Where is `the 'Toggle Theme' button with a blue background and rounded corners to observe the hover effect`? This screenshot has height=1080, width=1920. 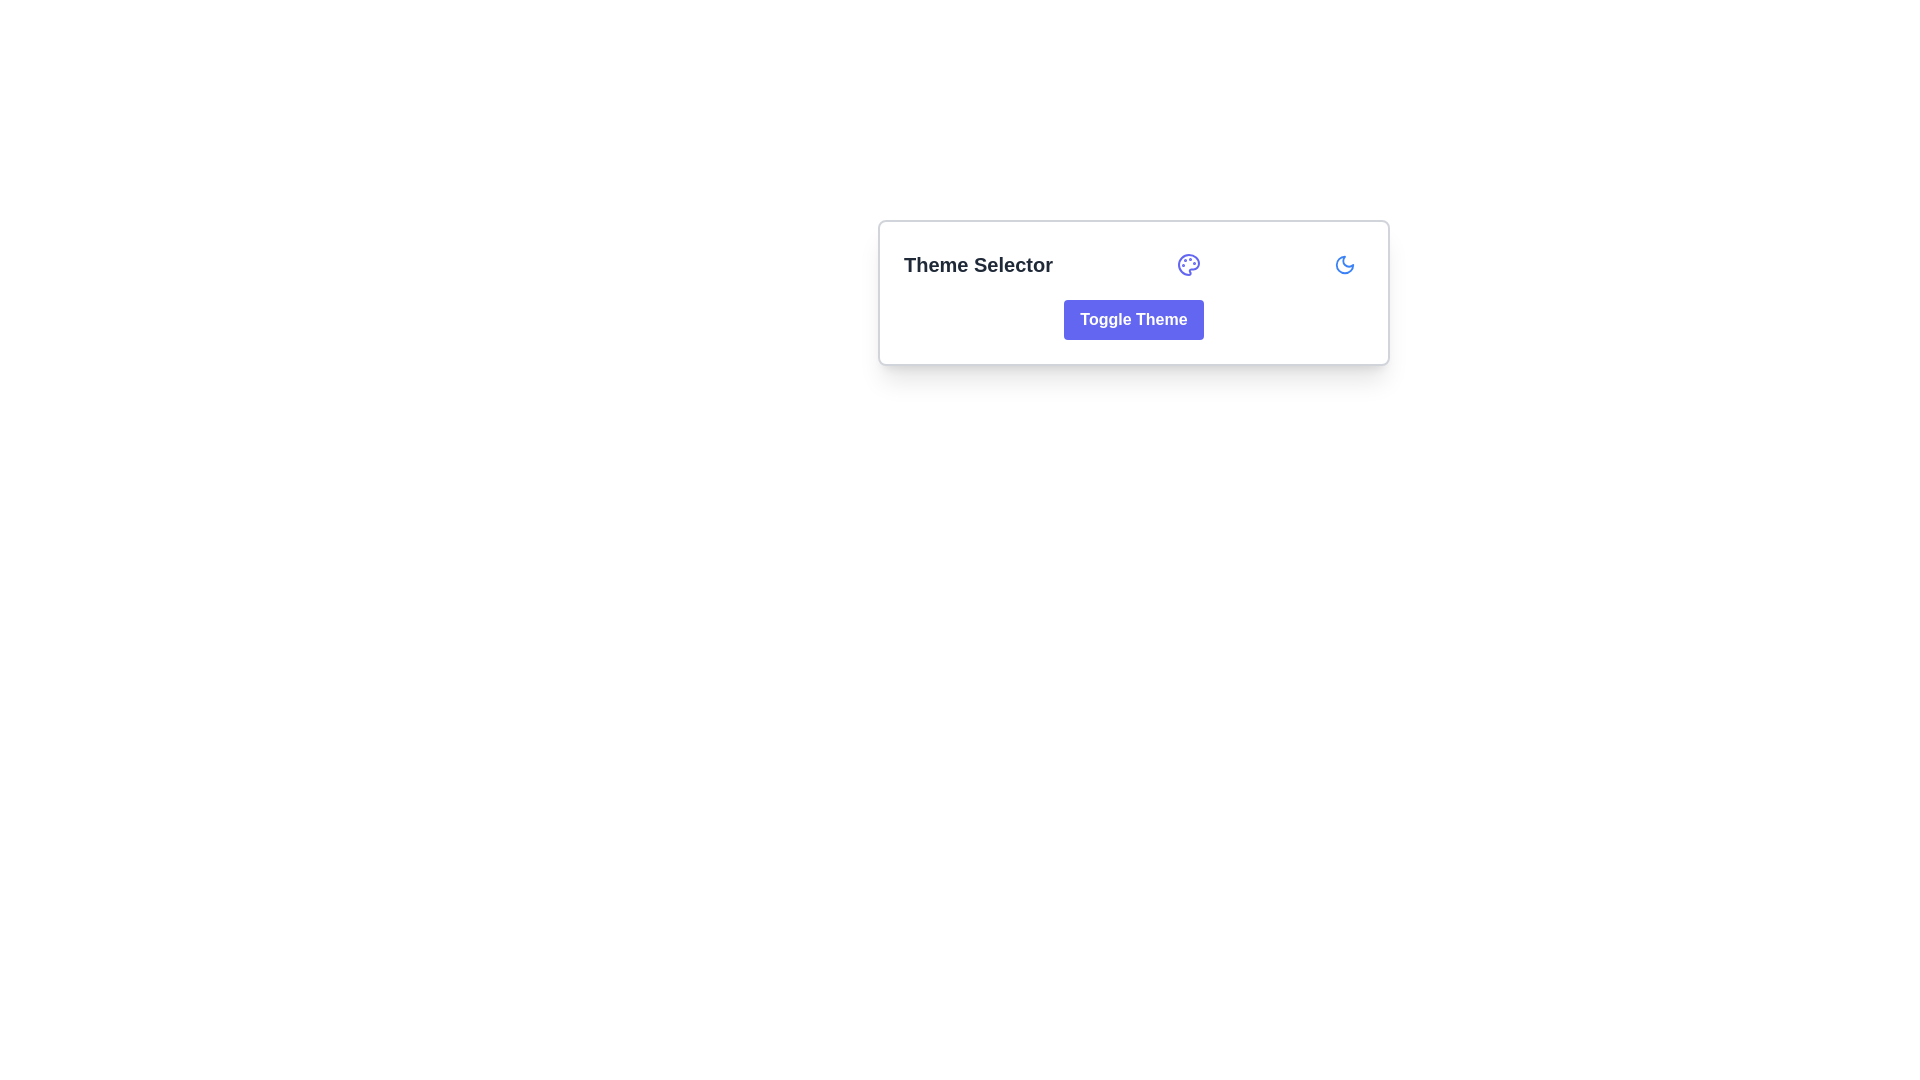
the 'Toggle Theme' button with a blue background and rounded corners to observe the hover effect is located at coordinates (1133, 319).